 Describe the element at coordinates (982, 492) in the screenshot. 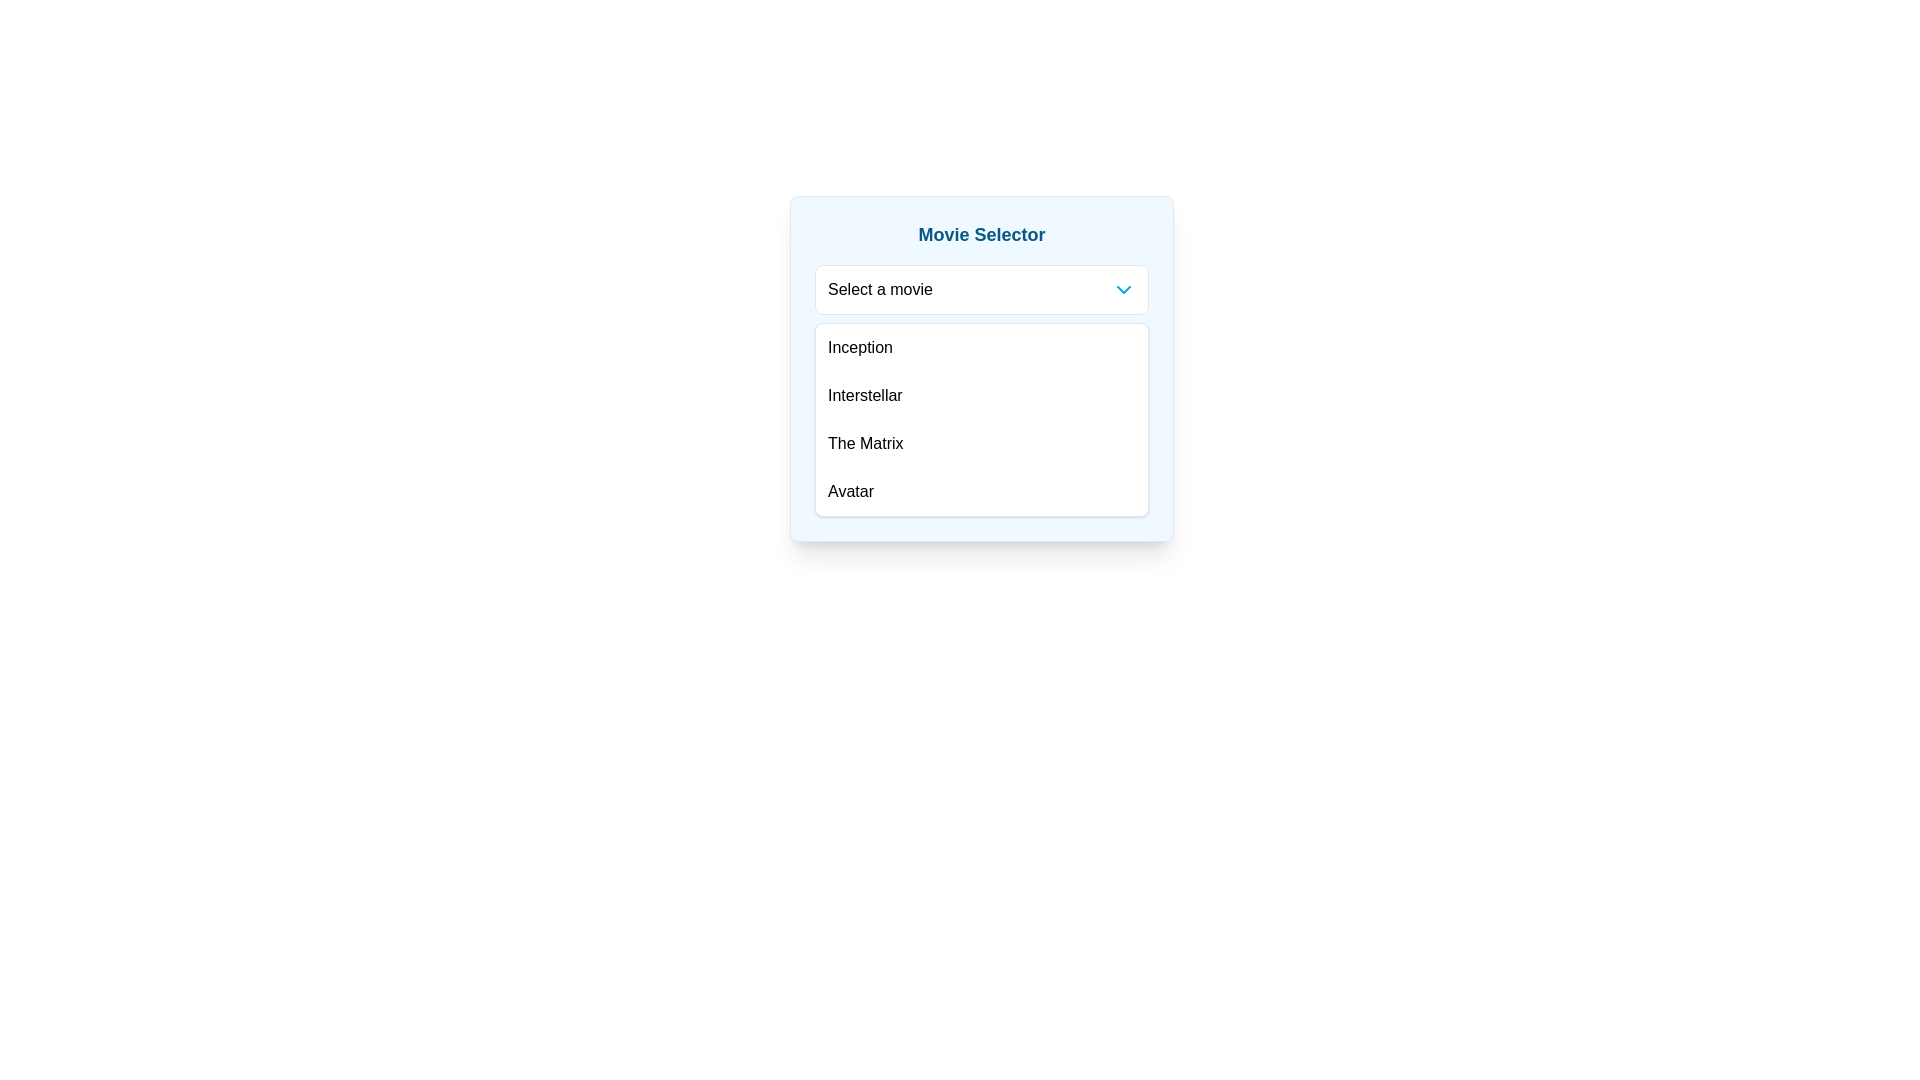

I see `the 'Avatar' option in the dropdown menu` at that location.